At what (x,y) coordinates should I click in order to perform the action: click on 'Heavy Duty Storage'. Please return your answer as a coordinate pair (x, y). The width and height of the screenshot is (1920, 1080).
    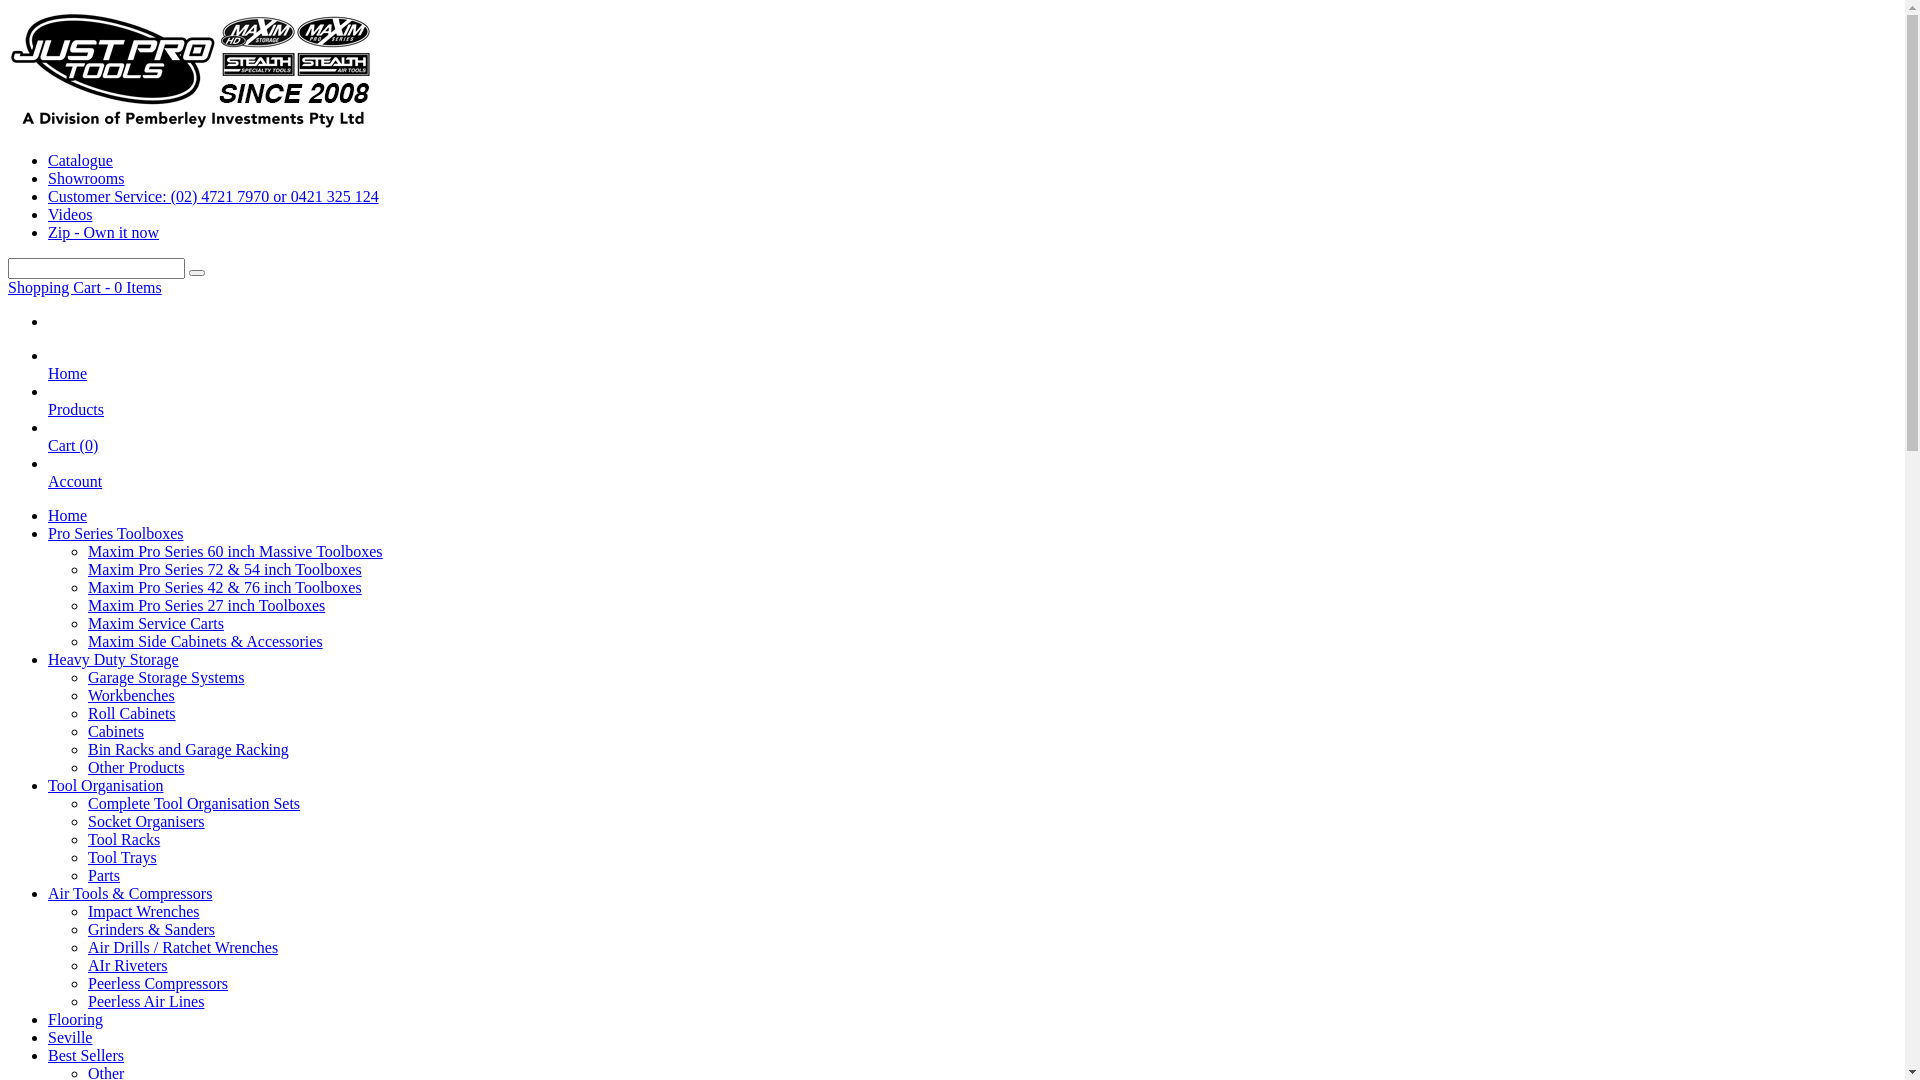
    Looking at the image, I should click on (112, 659).